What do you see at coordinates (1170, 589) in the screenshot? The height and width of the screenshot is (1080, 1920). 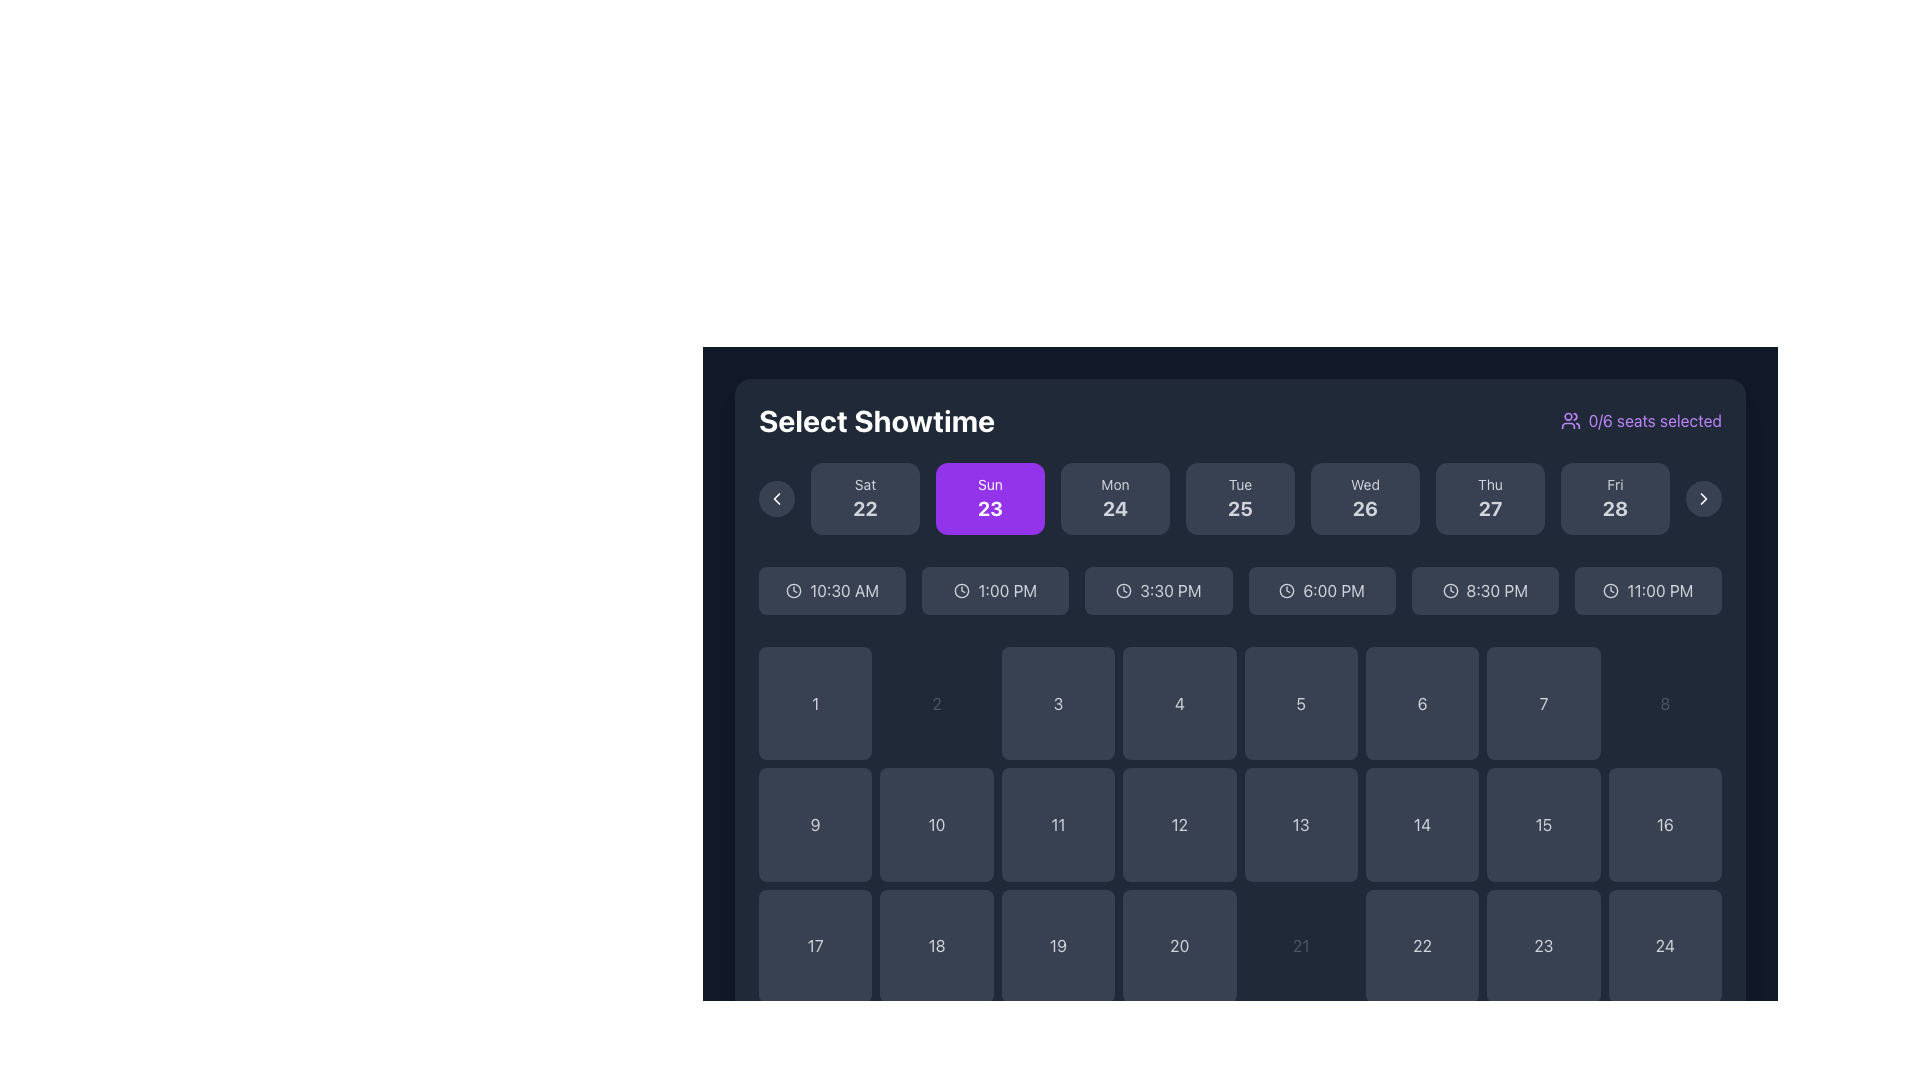 I see `the text element displaying '3:30 PM' in a button` at bounding box center [1170, 589].